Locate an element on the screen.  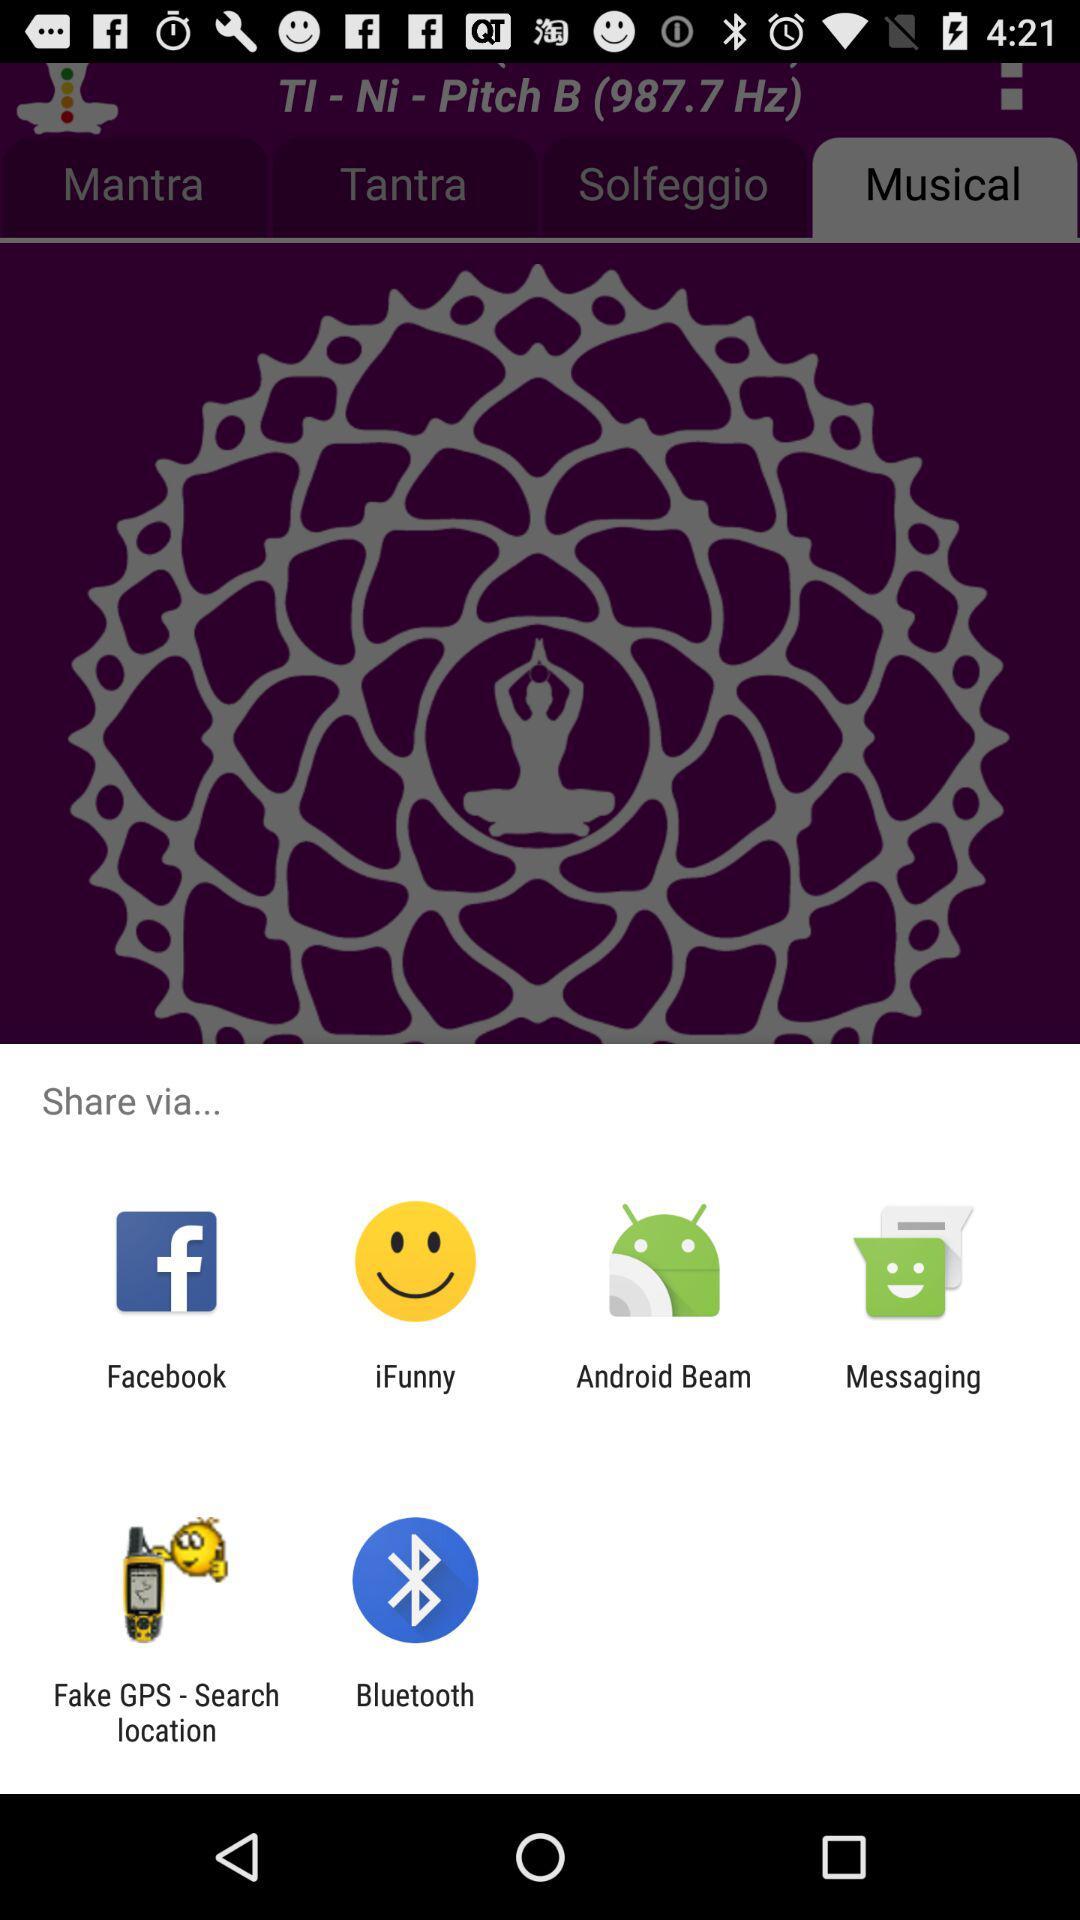
item to the right of the ifunny item is located at coordinates (664, 1392).